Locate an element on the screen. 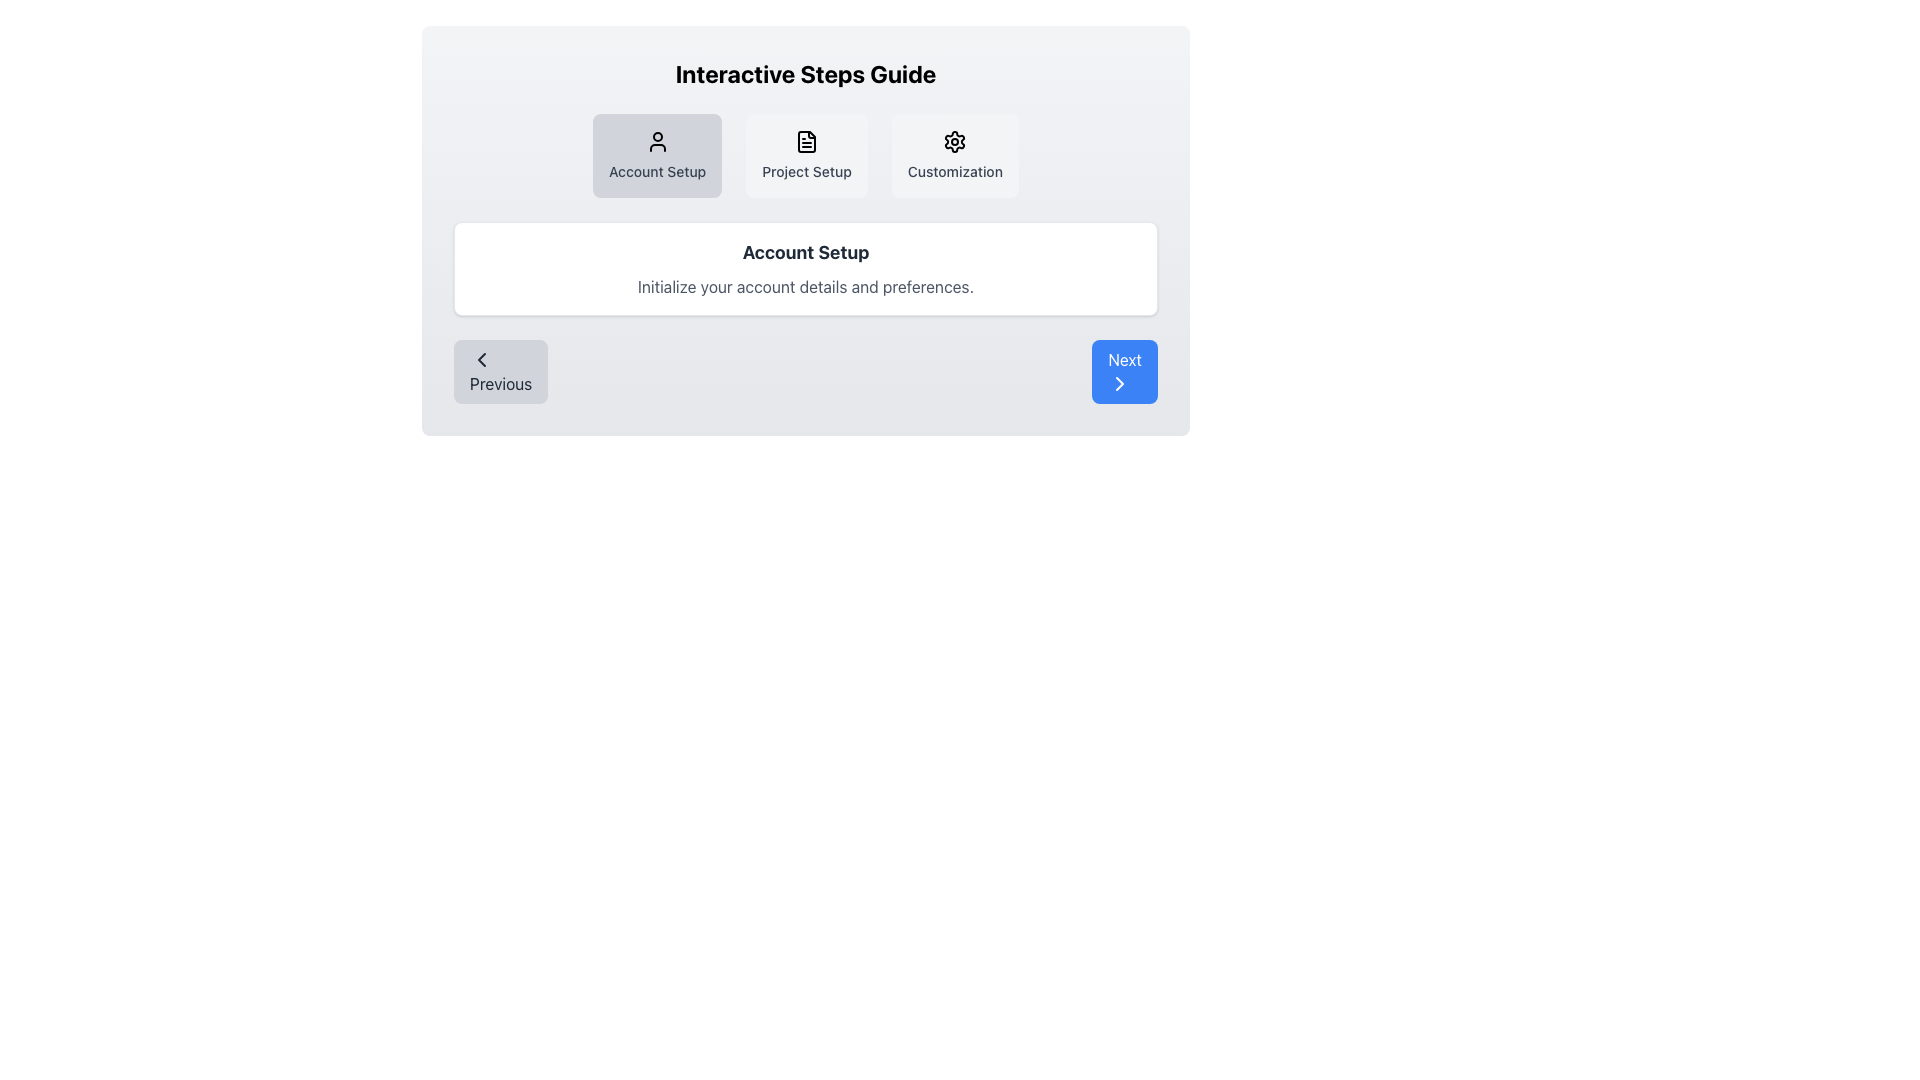  the settings icon located in the 'Customization' section is located at coordinates (954, 141).